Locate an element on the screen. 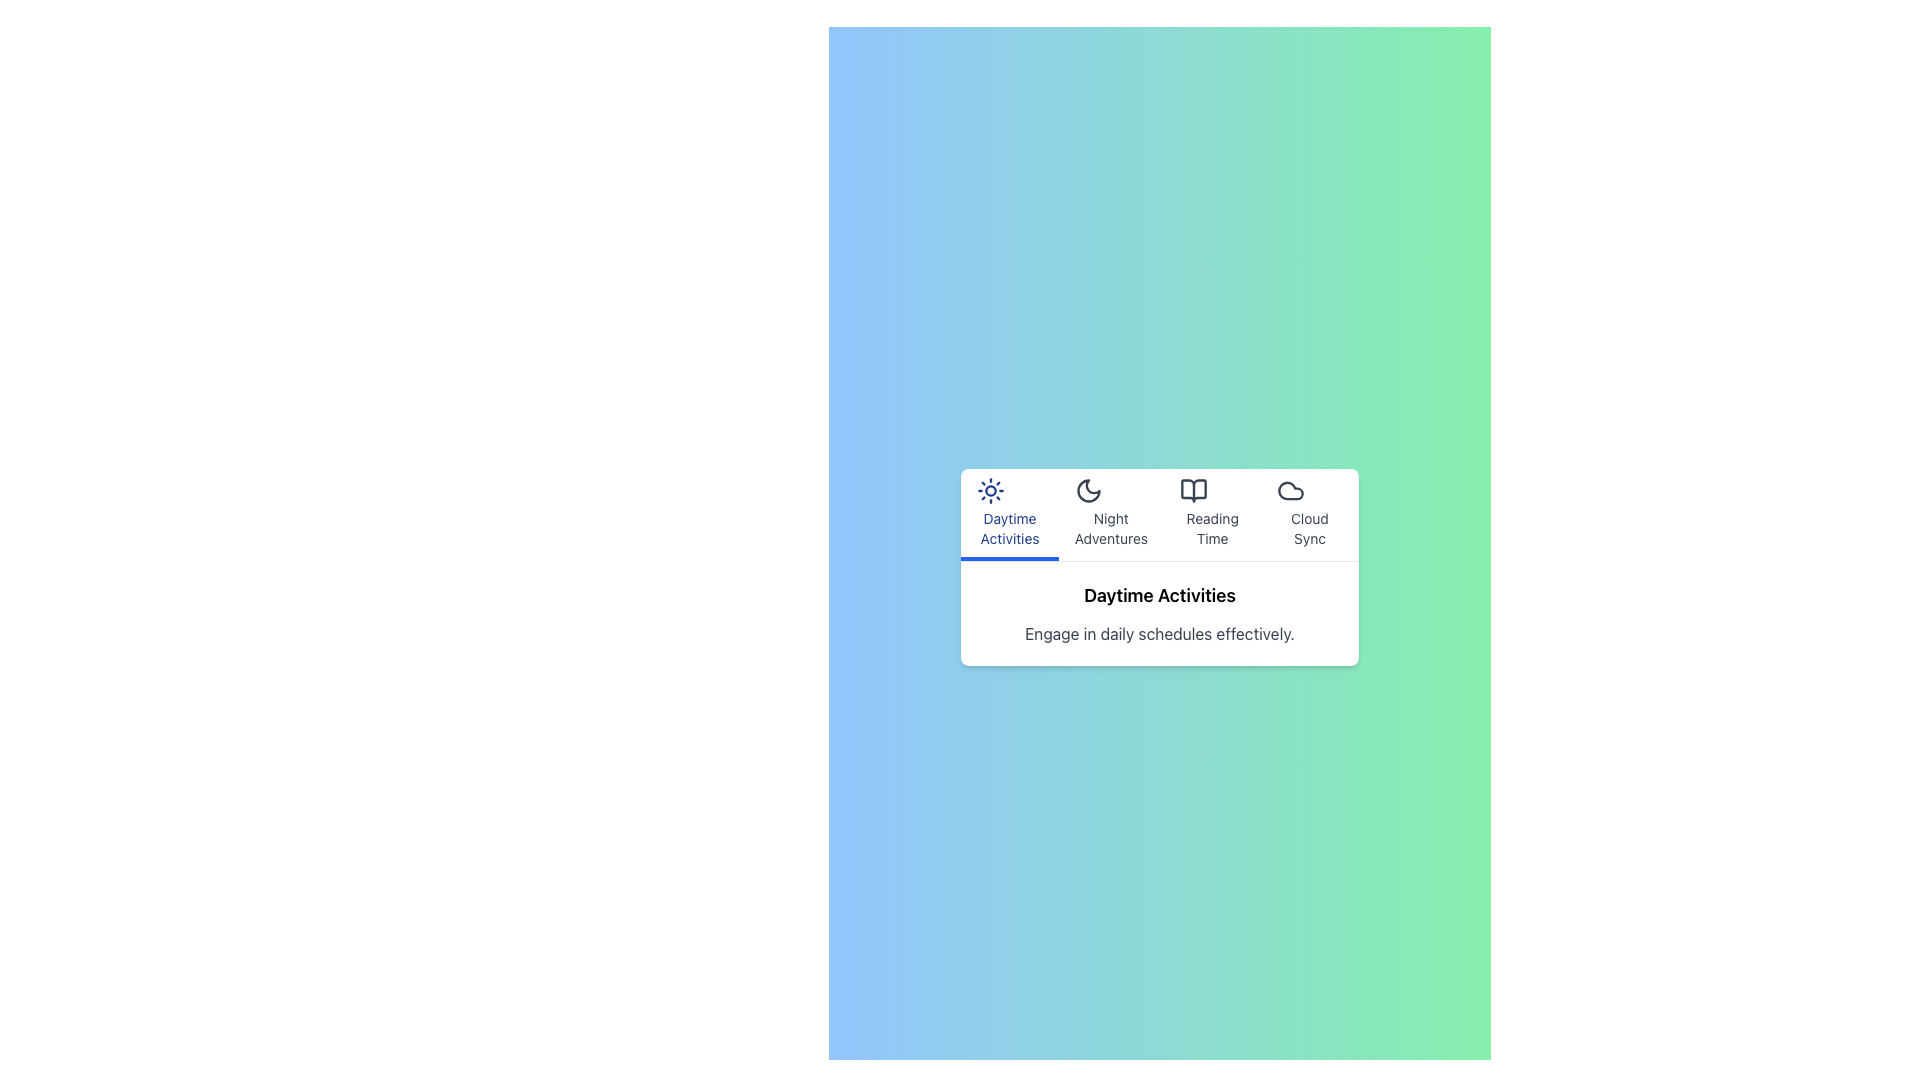  the Navigation Tab for 'Cloud Sync' using keyboard navigation is located at coordinates (1310, 513).